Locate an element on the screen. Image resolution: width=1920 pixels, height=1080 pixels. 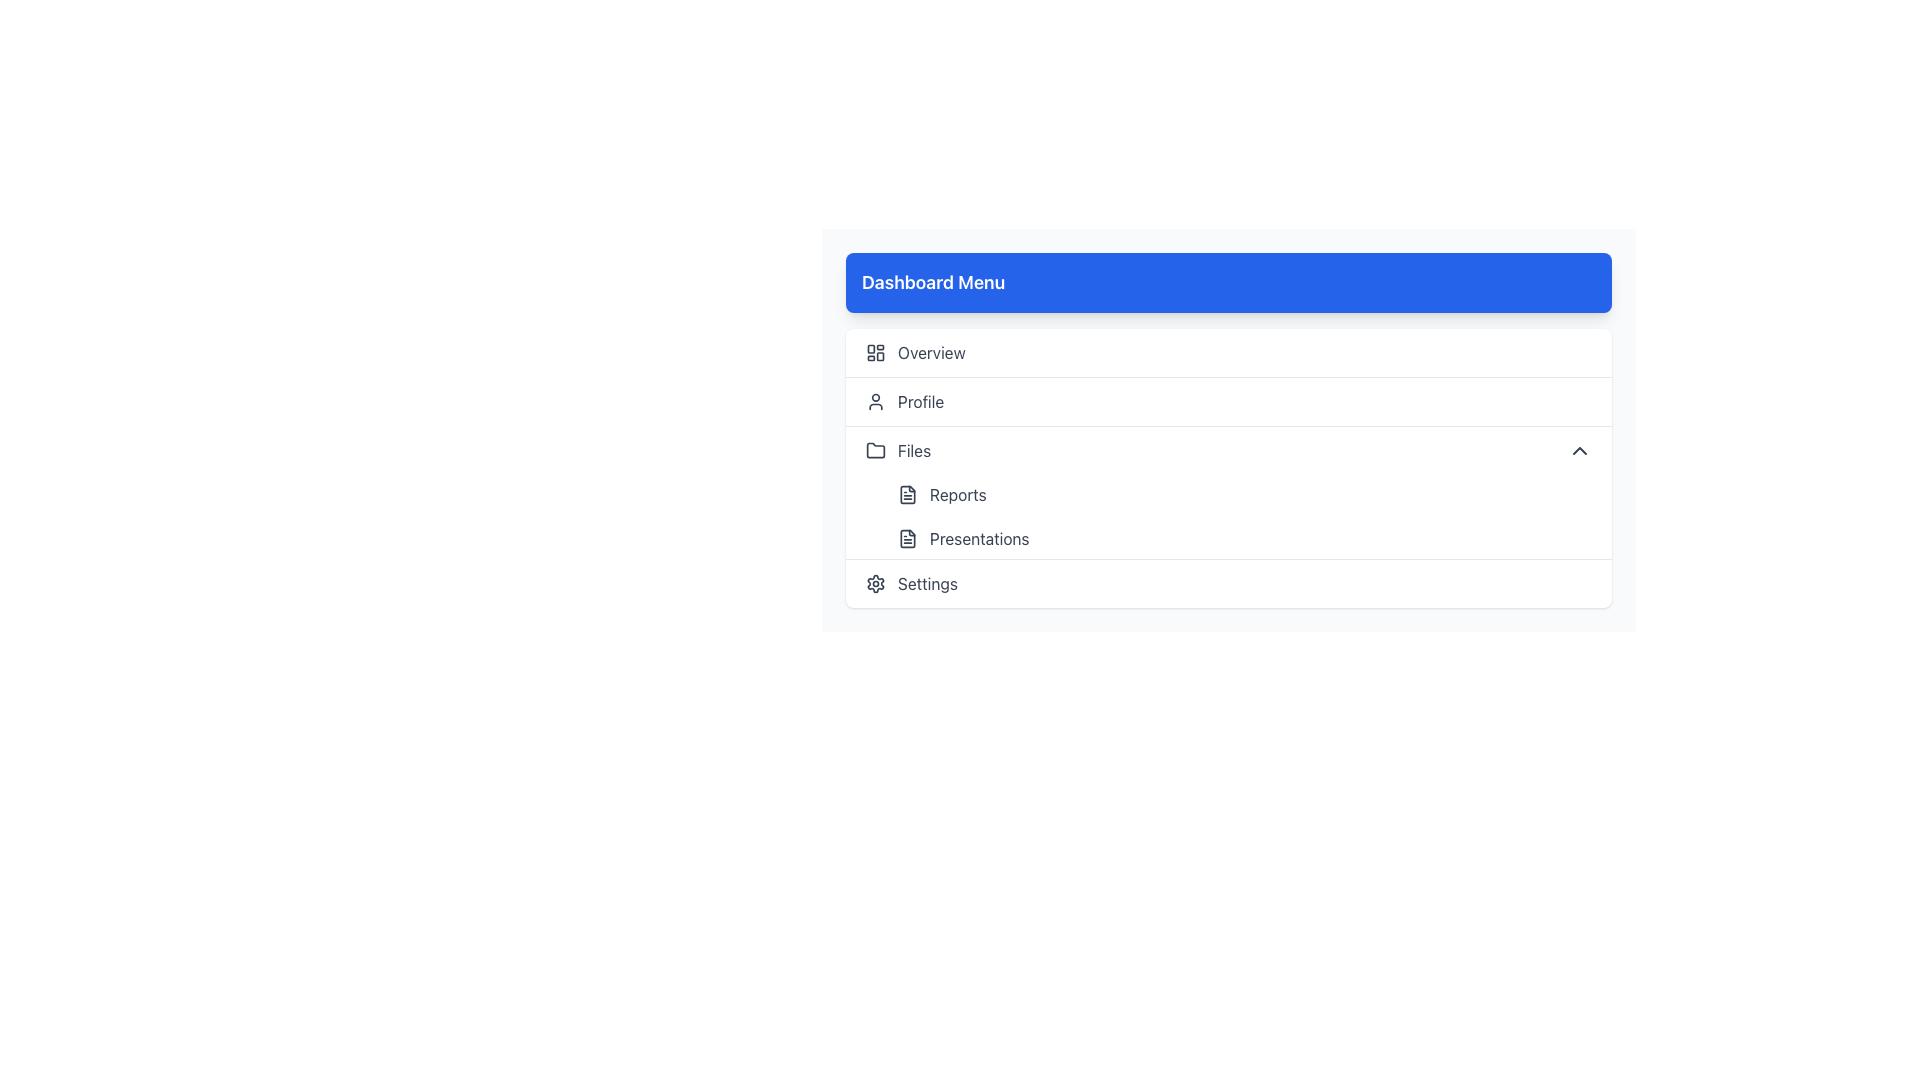
the 'Files' SVG Icon located to the left of the 'Files' menu label in the vertical menu is located at coordinates (875, 450).